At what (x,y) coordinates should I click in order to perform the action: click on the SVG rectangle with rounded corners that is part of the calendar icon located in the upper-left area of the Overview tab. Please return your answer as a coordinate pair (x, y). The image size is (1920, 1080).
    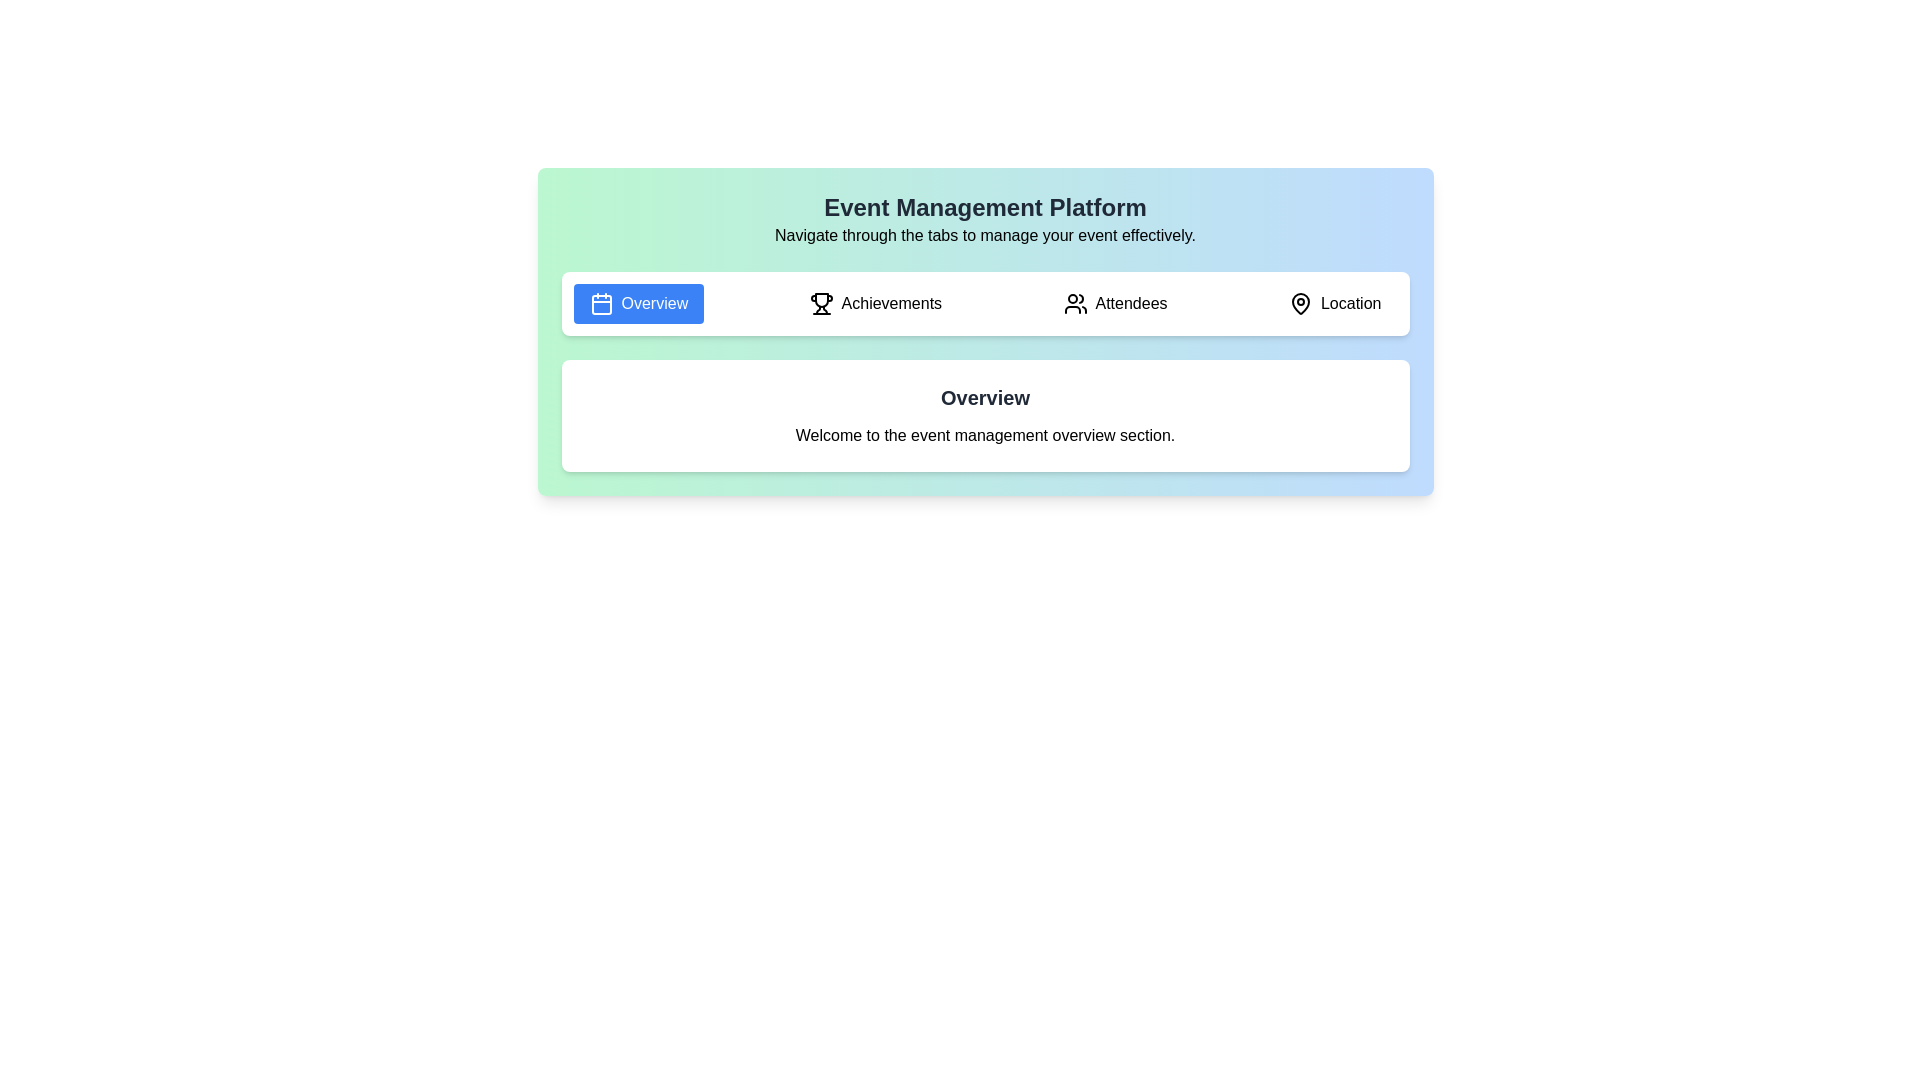
    Looking at the image, I should click on (600, 304).